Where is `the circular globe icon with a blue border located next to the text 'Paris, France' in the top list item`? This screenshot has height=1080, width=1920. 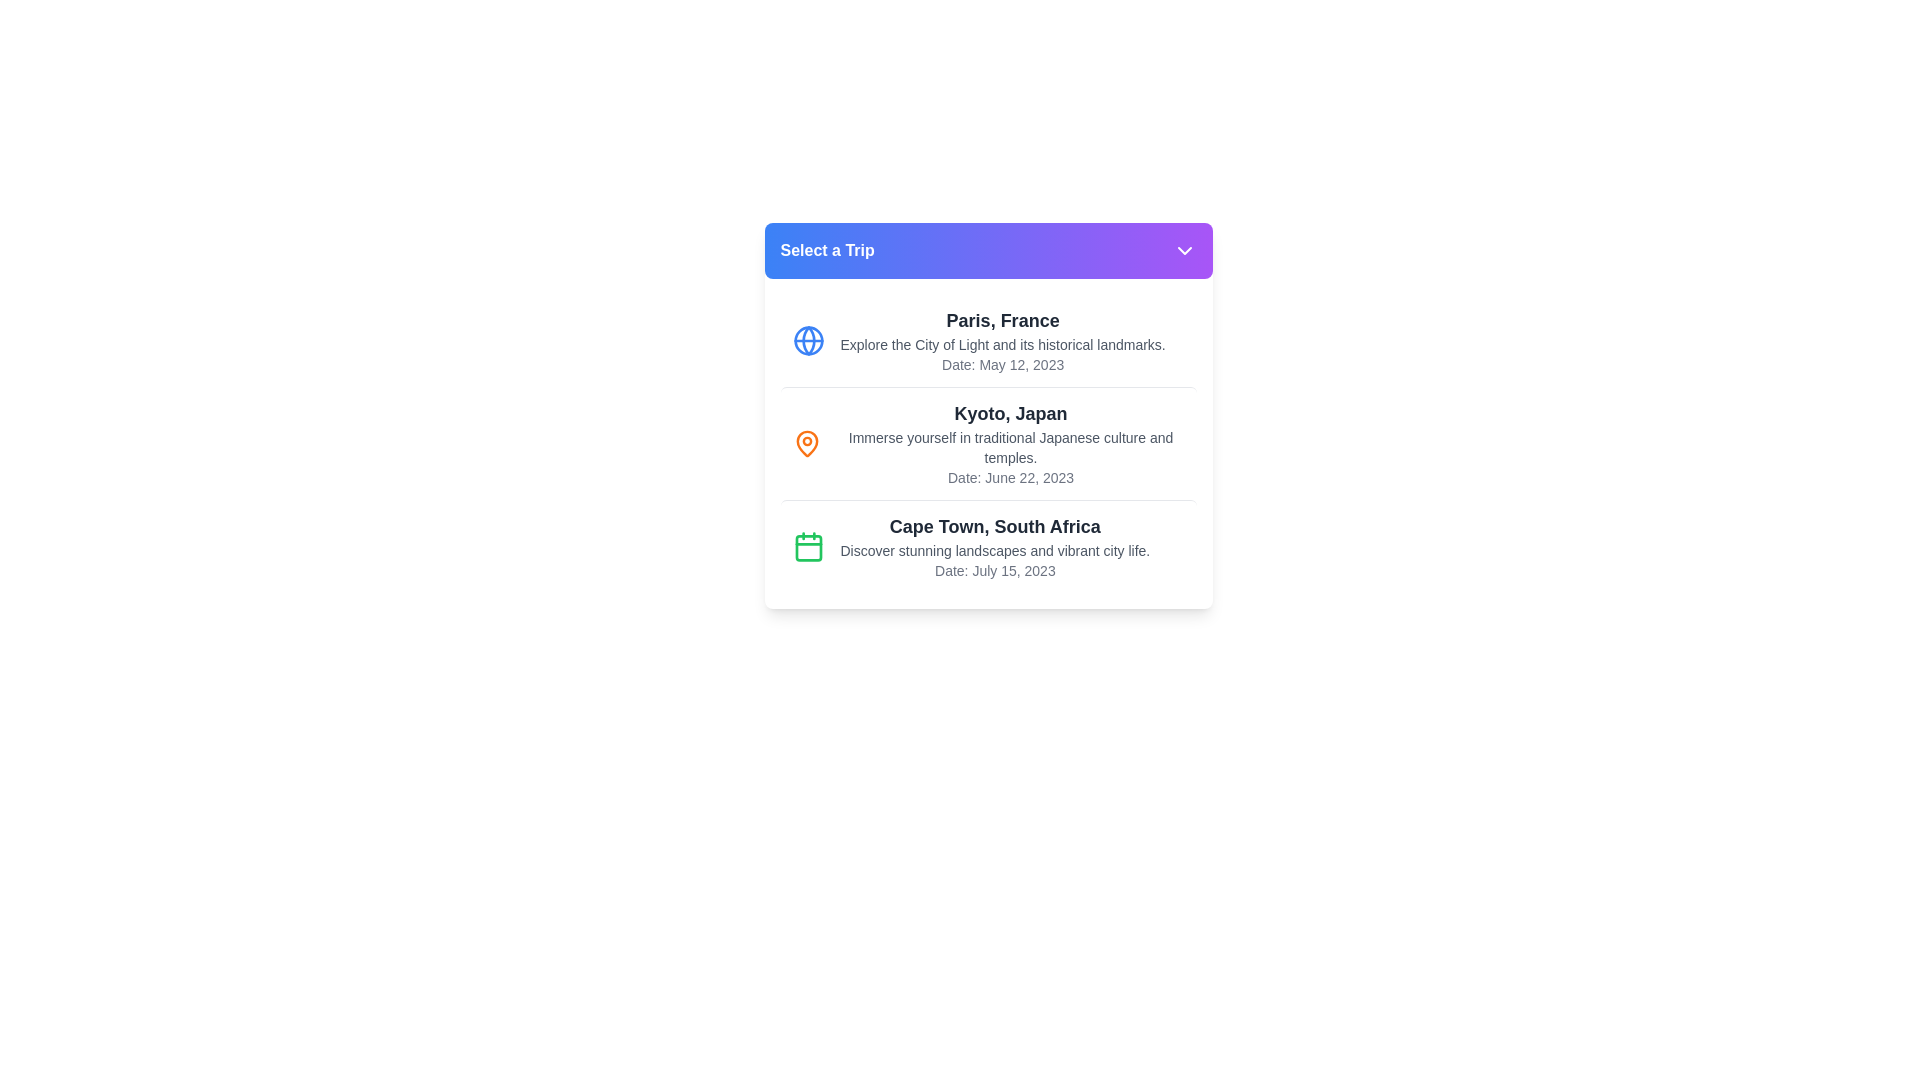
the circular globe icon with a blue border located next to the text 'Paris, France' in the top list item is located at coordinates (808, 339).